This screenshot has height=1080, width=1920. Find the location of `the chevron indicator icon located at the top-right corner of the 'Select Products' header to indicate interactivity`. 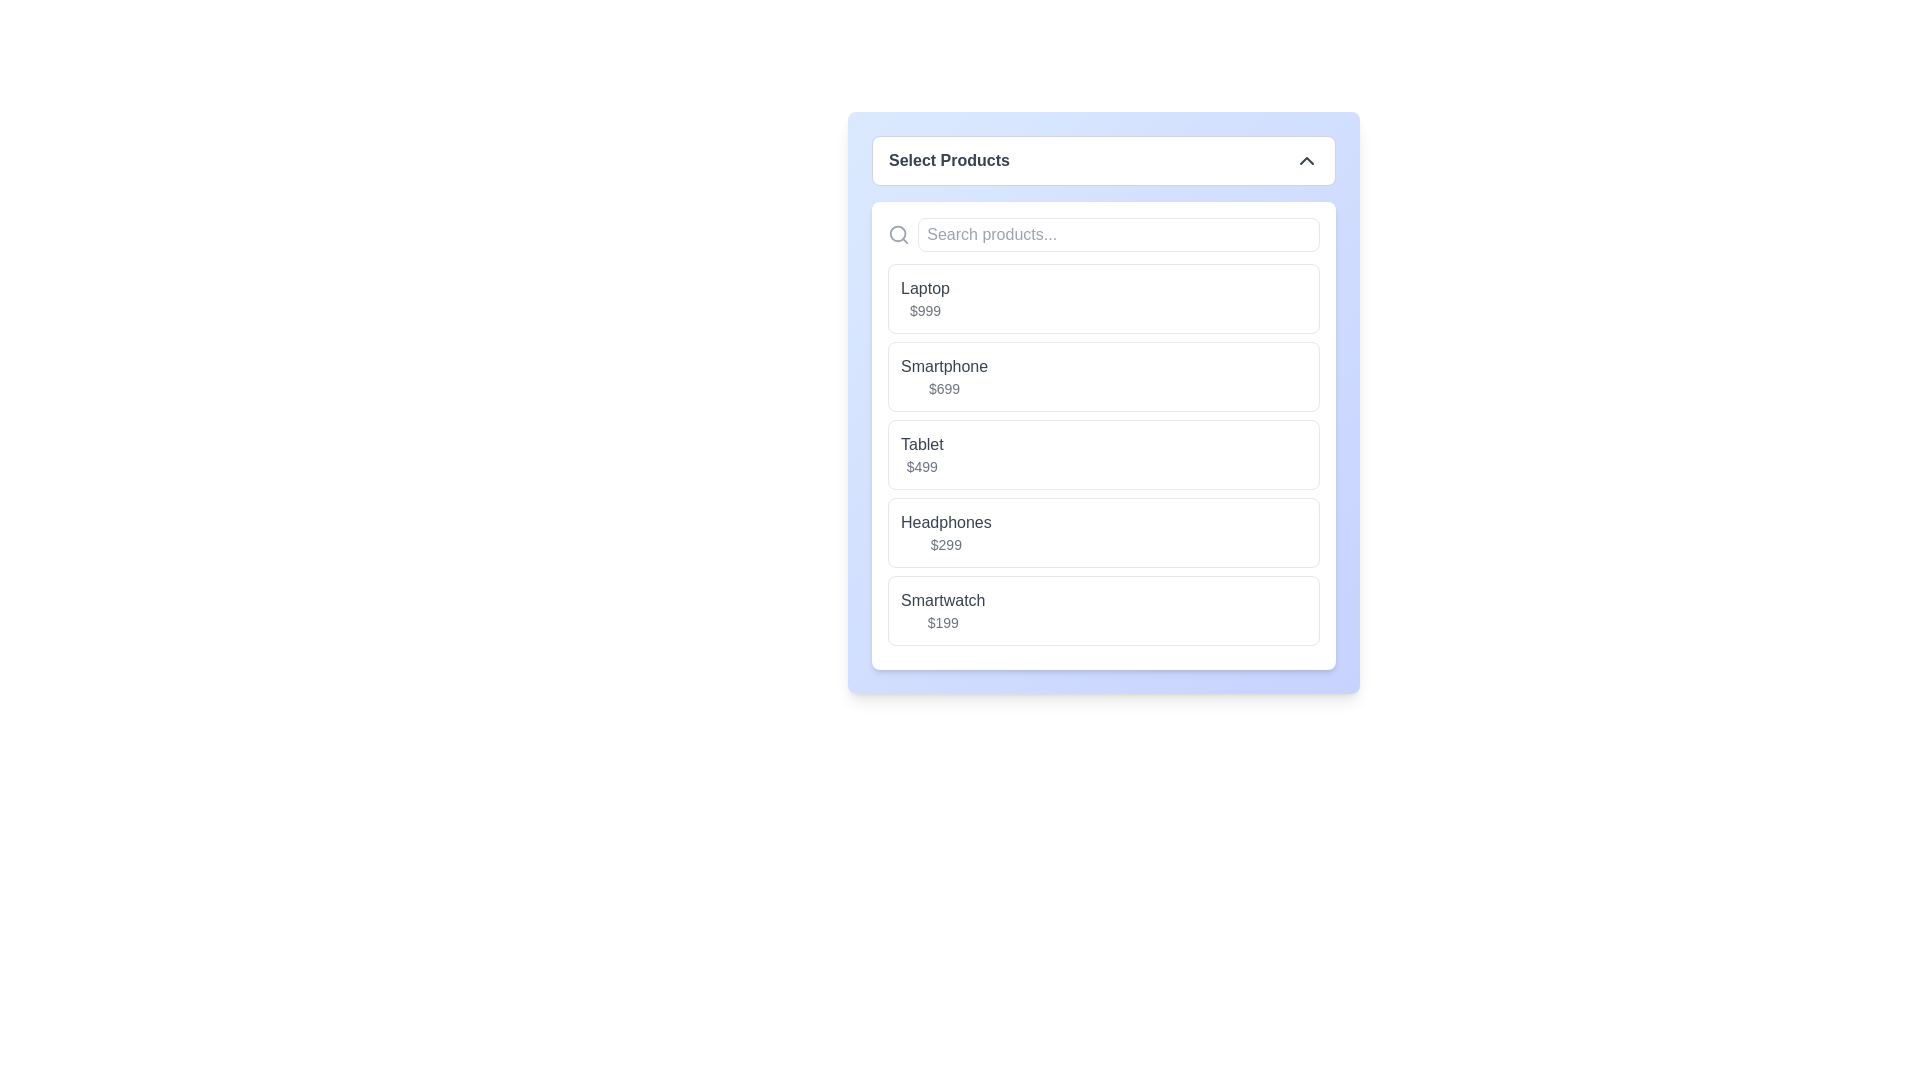

the chevron indicator icon located at the top-right corner of the 'Select Products' header to indicate interactivity is located at coordinates (1306, 160).